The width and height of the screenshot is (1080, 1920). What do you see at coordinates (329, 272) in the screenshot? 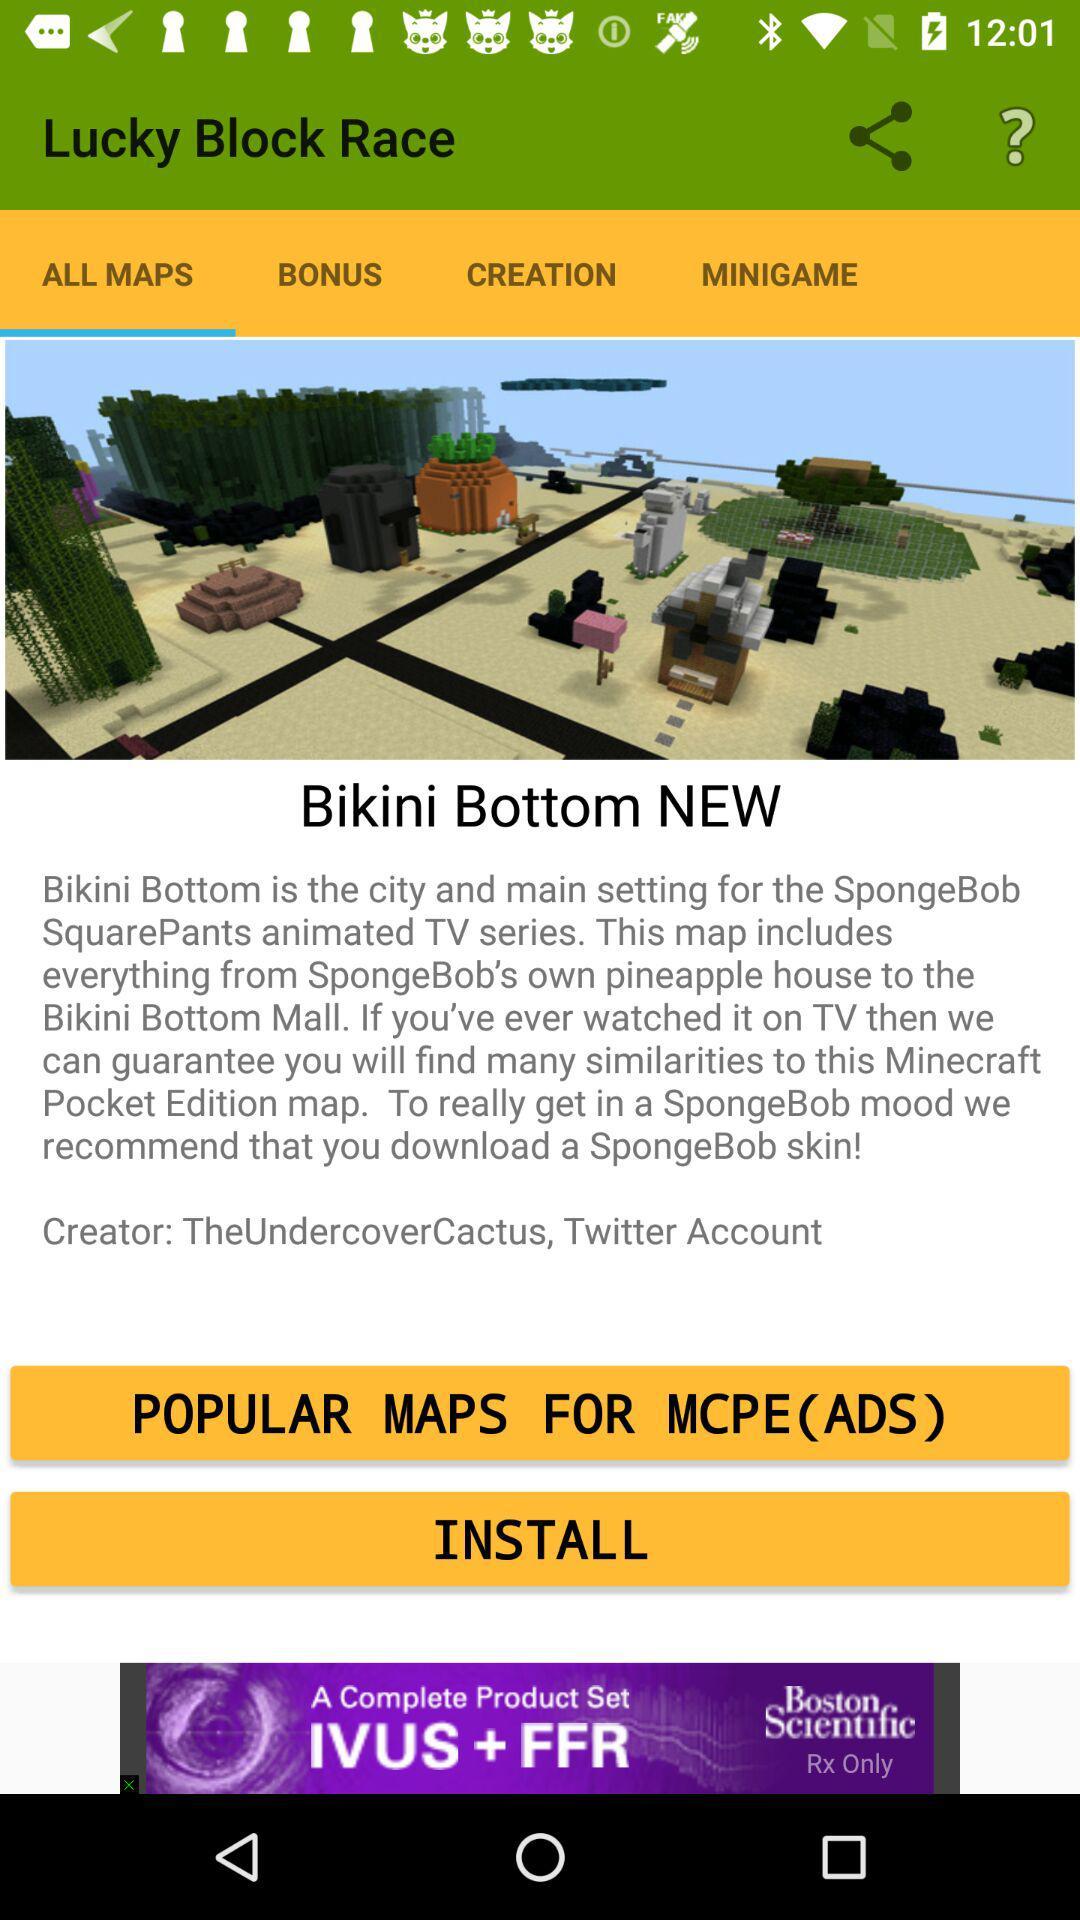
I see `the bonus app` at bounding box center [329, 272].